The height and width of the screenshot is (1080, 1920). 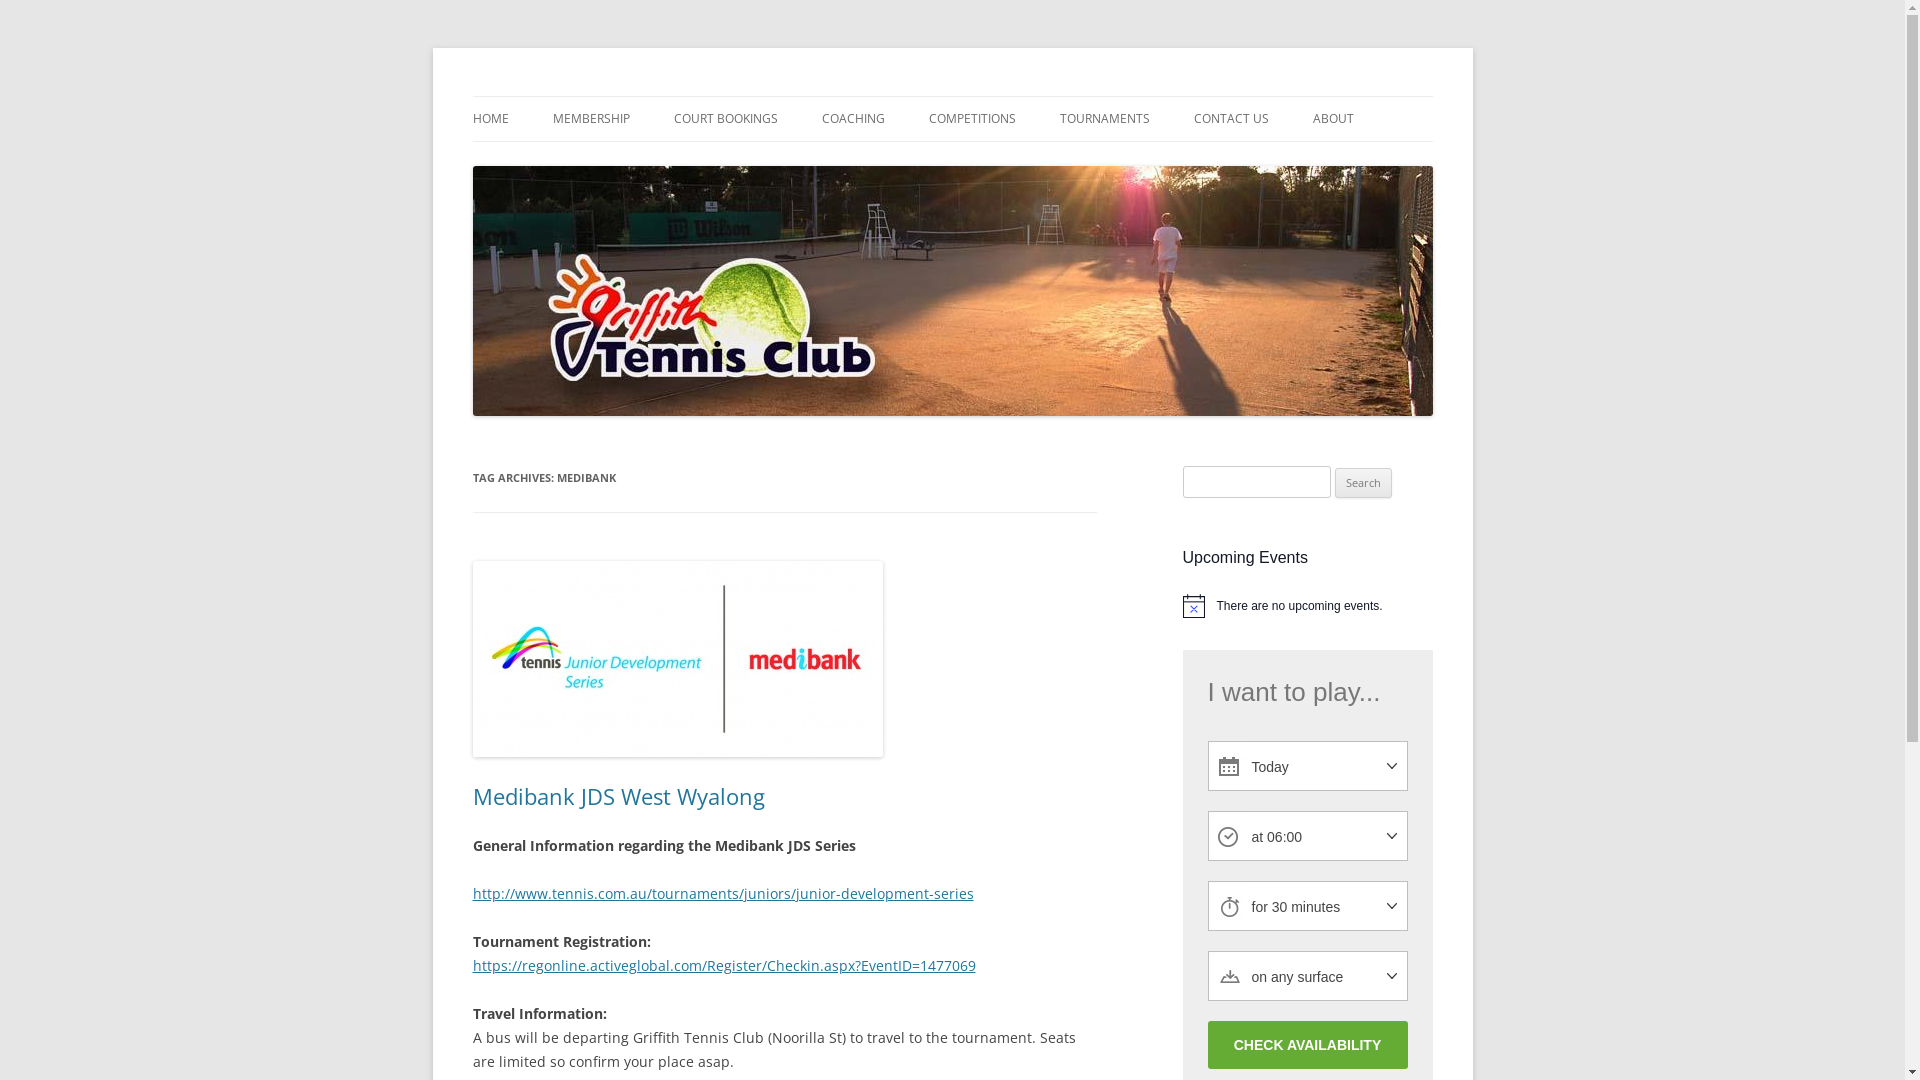 I want to click on 'Search', so click(x=1362, y=482).